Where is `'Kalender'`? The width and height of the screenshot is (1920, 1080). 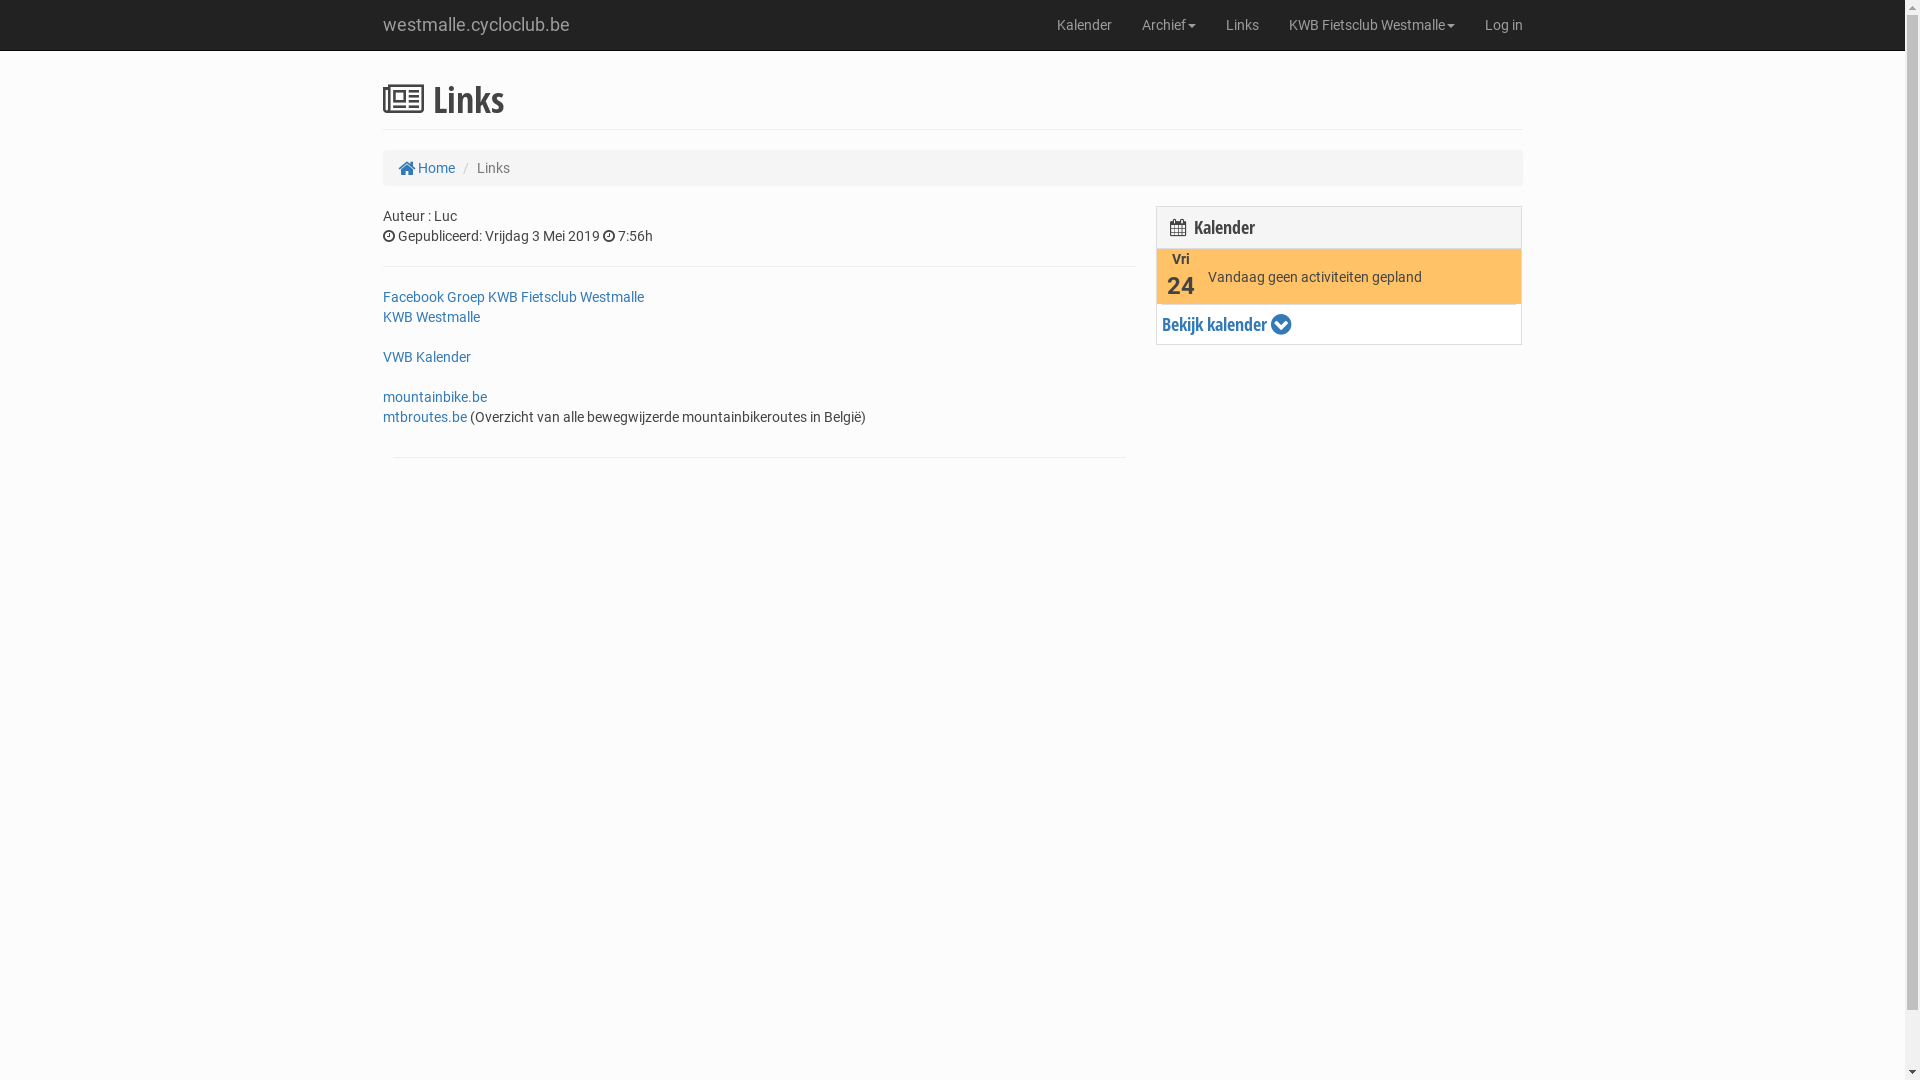
'Kalender' is located at coordinates (1083, 24).